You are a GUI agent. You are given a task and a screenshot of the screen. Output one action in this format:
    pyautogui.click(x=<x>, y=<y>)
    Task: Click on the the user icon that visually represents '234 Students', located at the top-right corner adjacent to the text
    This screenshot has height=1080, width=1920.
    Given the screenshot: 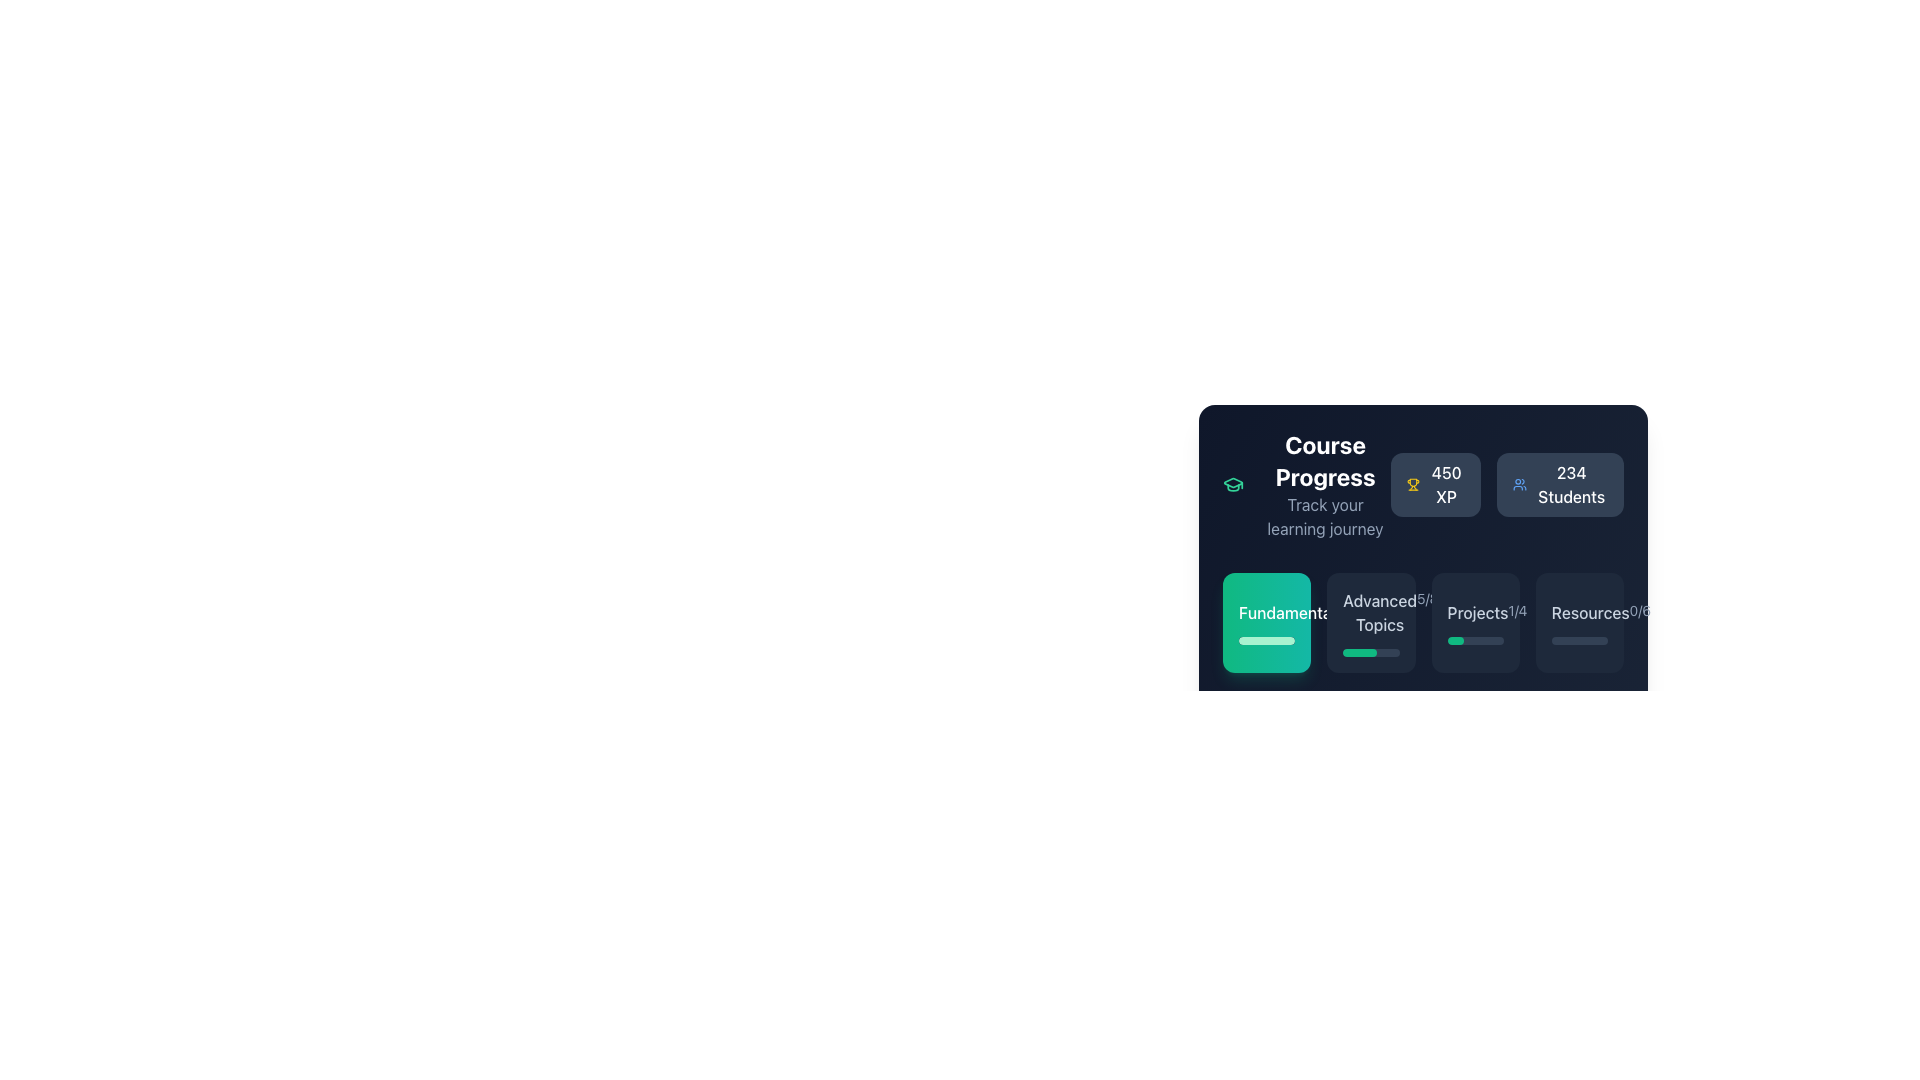 What is the action you would take?
    pyautogui.click(x=1520, y=485)
    